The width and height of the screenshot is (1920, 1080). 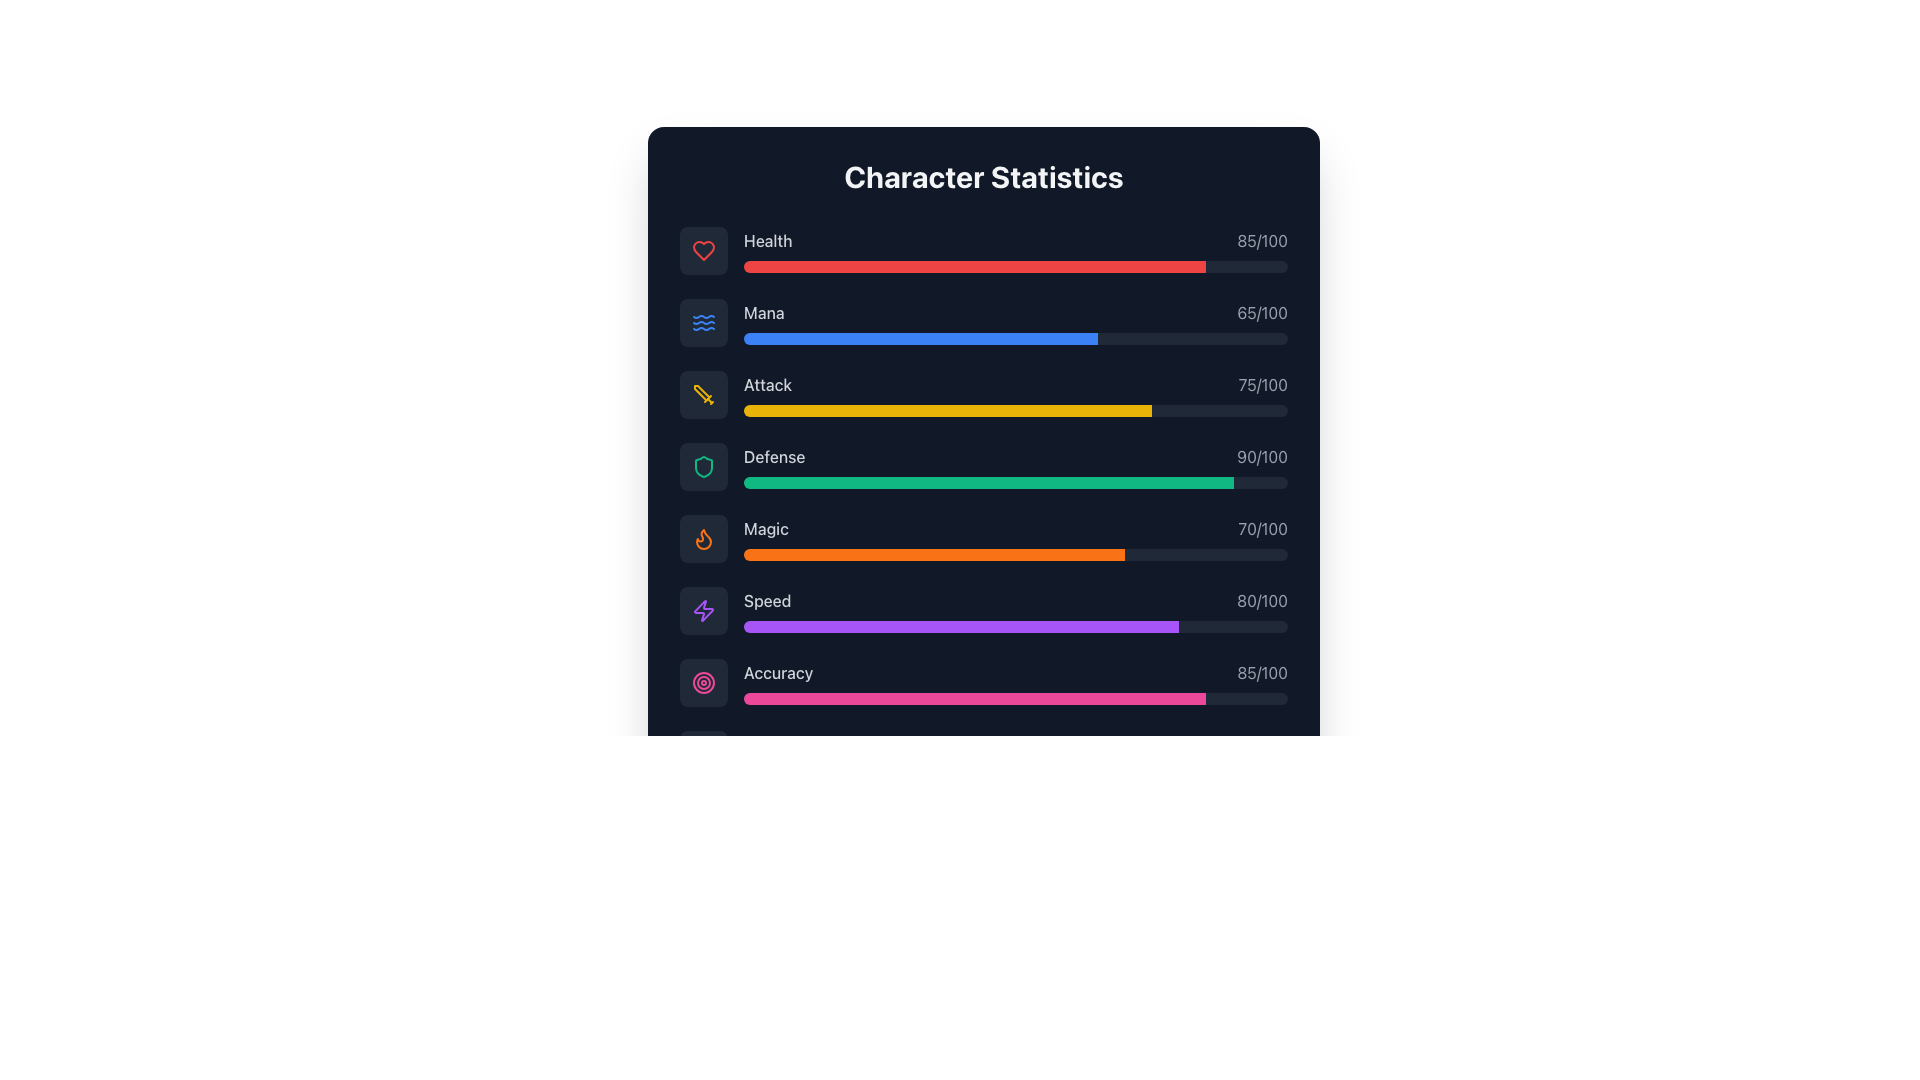 What do you see at coordinates (704, 538) in the screenshot?
I see `the flame icon, which is the fifth icon in a vertical list of seven statistics-related icons, positioned between the shield icon above and the lightning icon below, representing 'Magic'` at bounding box center [704, 538].